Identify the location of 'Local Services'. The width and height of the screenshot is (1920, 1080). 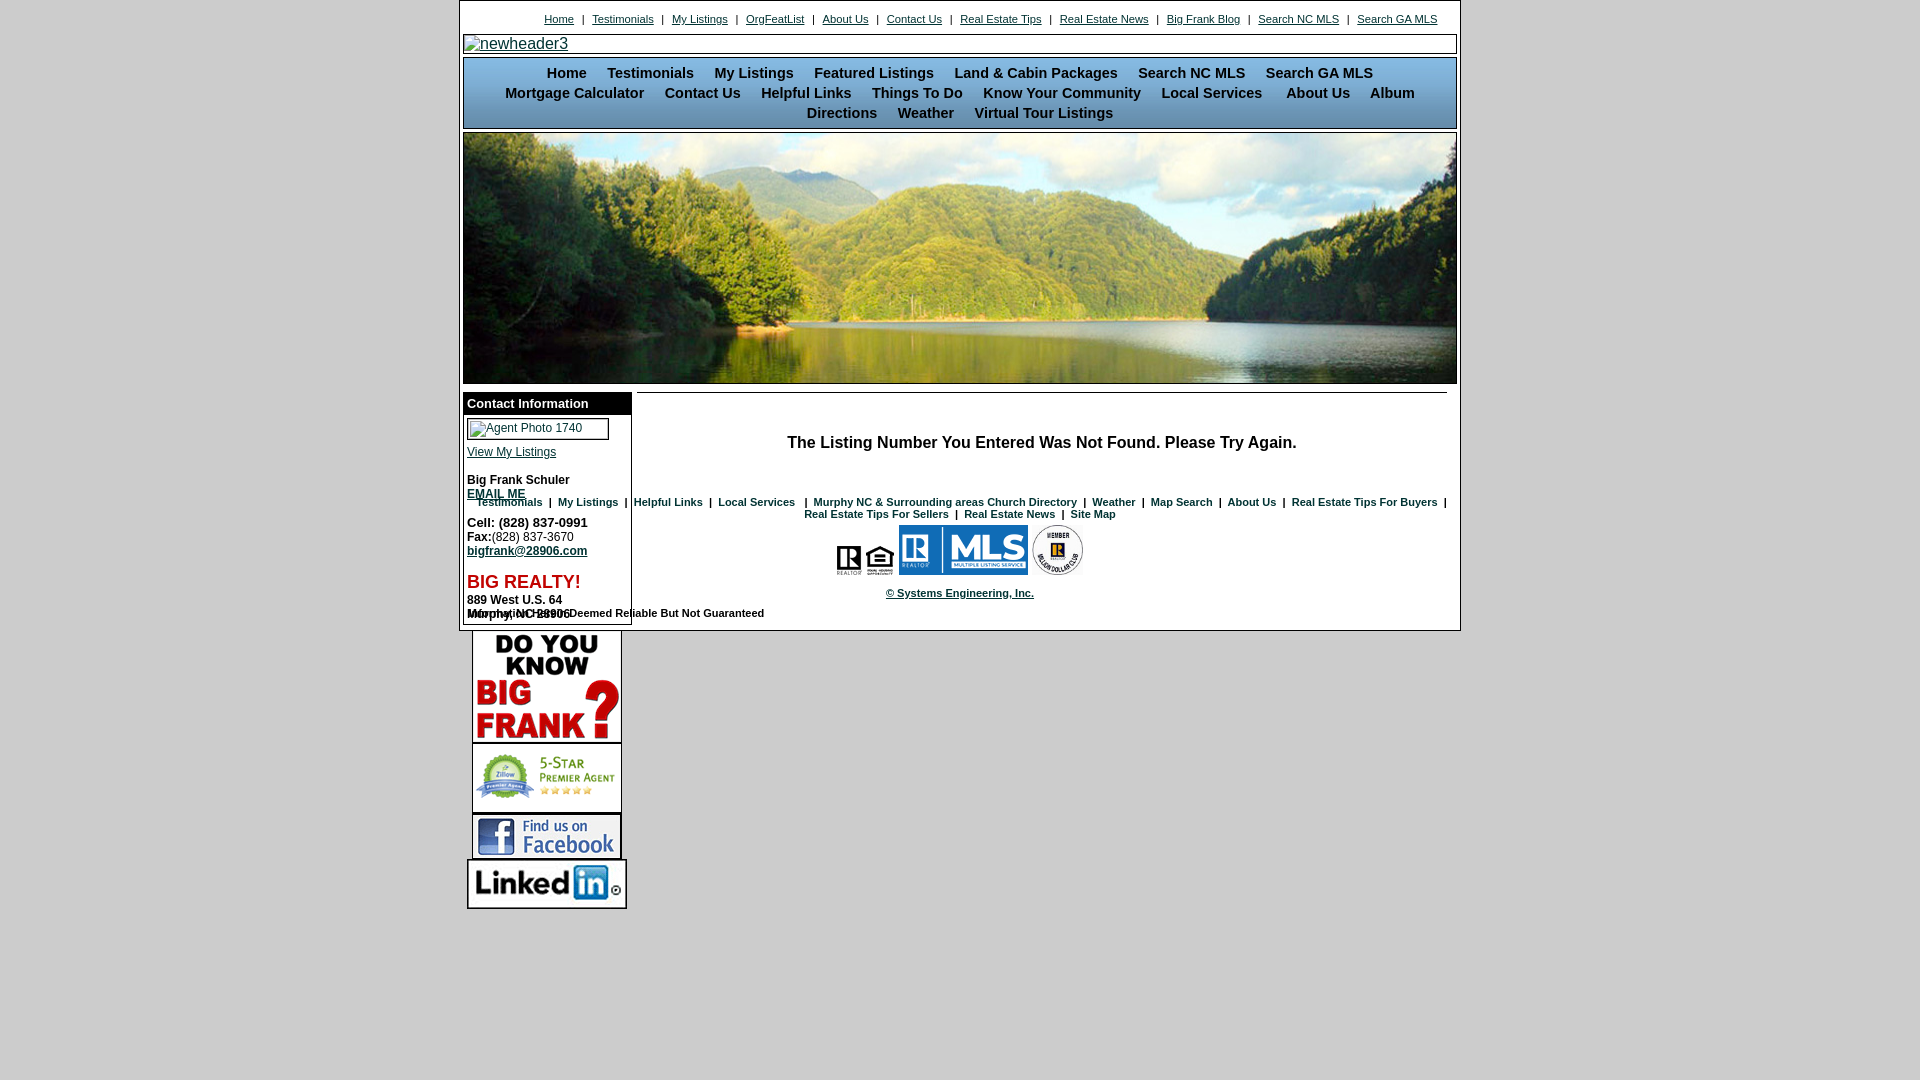
(757, 500).